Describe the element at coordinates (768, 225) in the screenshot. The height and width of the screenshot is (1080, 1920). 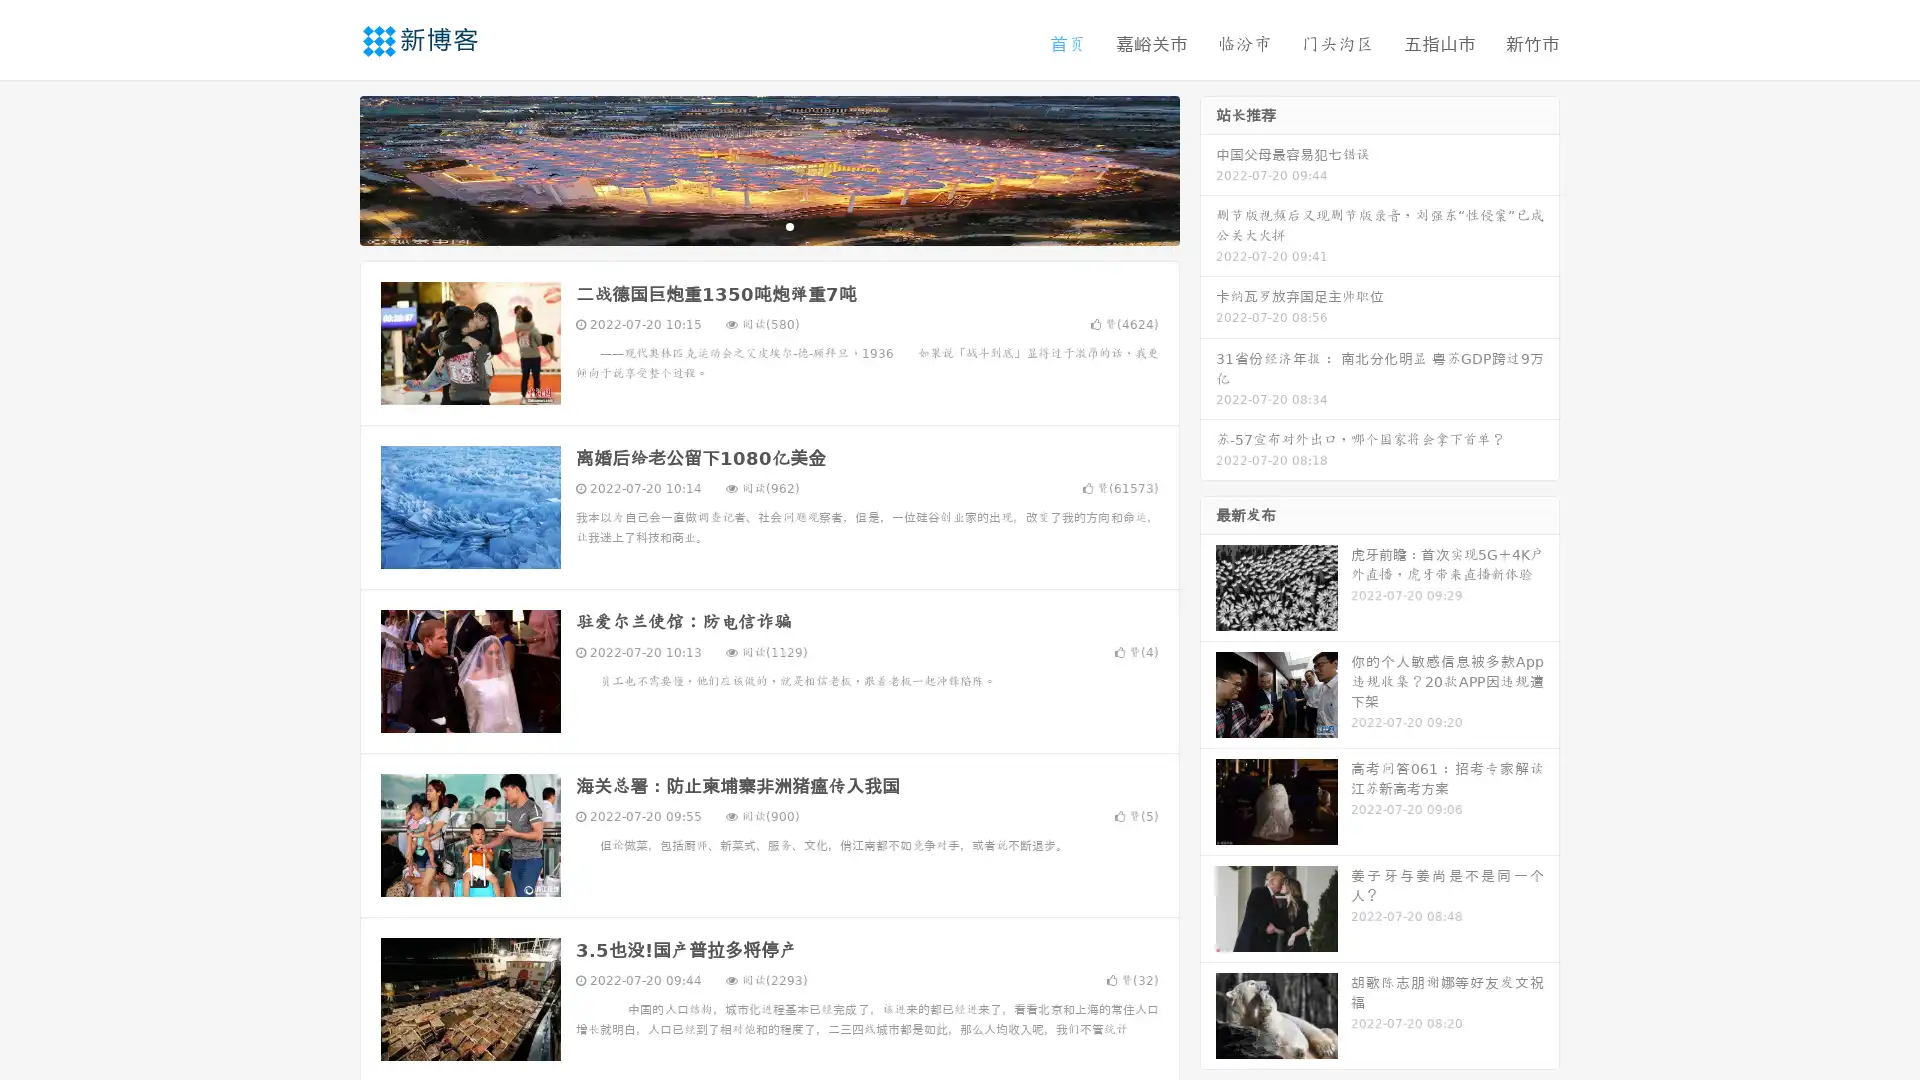
I see `Go to slide 2` at that location.